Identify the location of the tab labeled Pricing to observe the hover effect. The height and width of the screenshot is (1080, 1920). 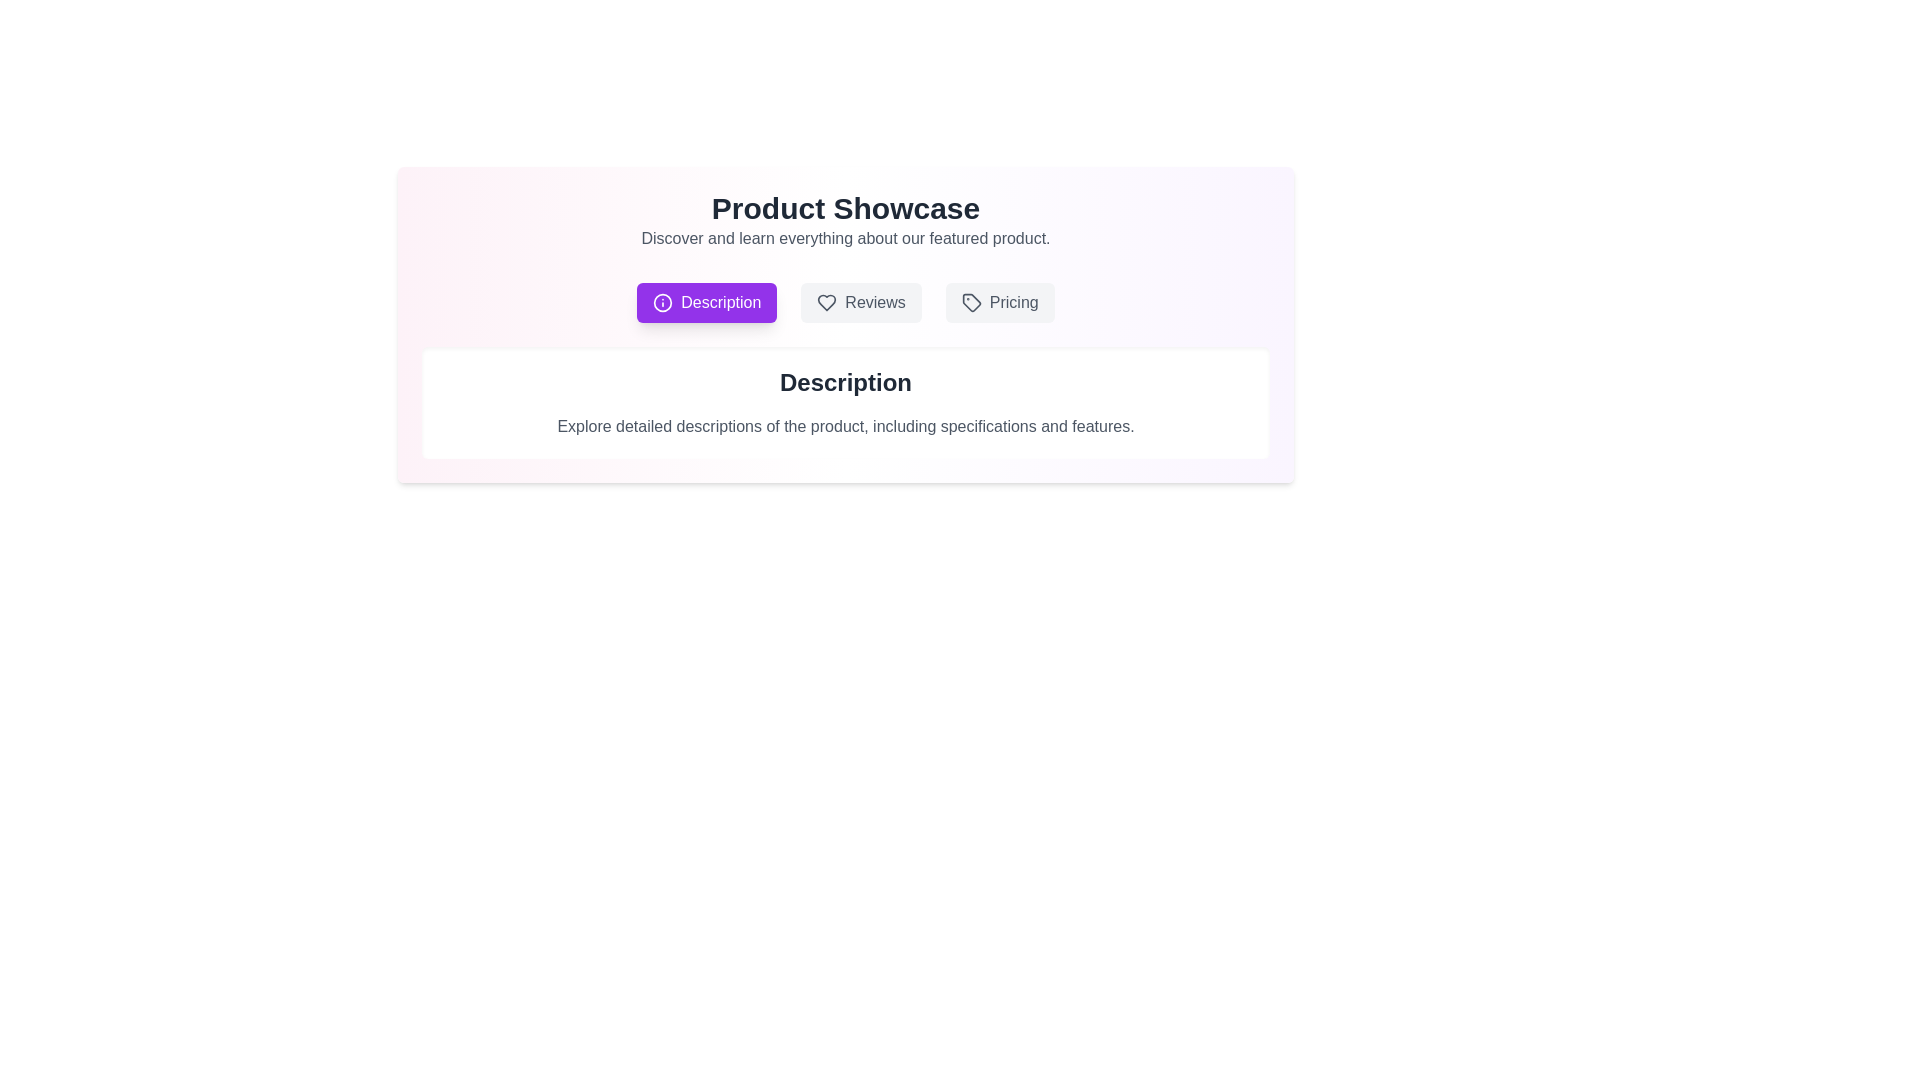
(1000, 303).